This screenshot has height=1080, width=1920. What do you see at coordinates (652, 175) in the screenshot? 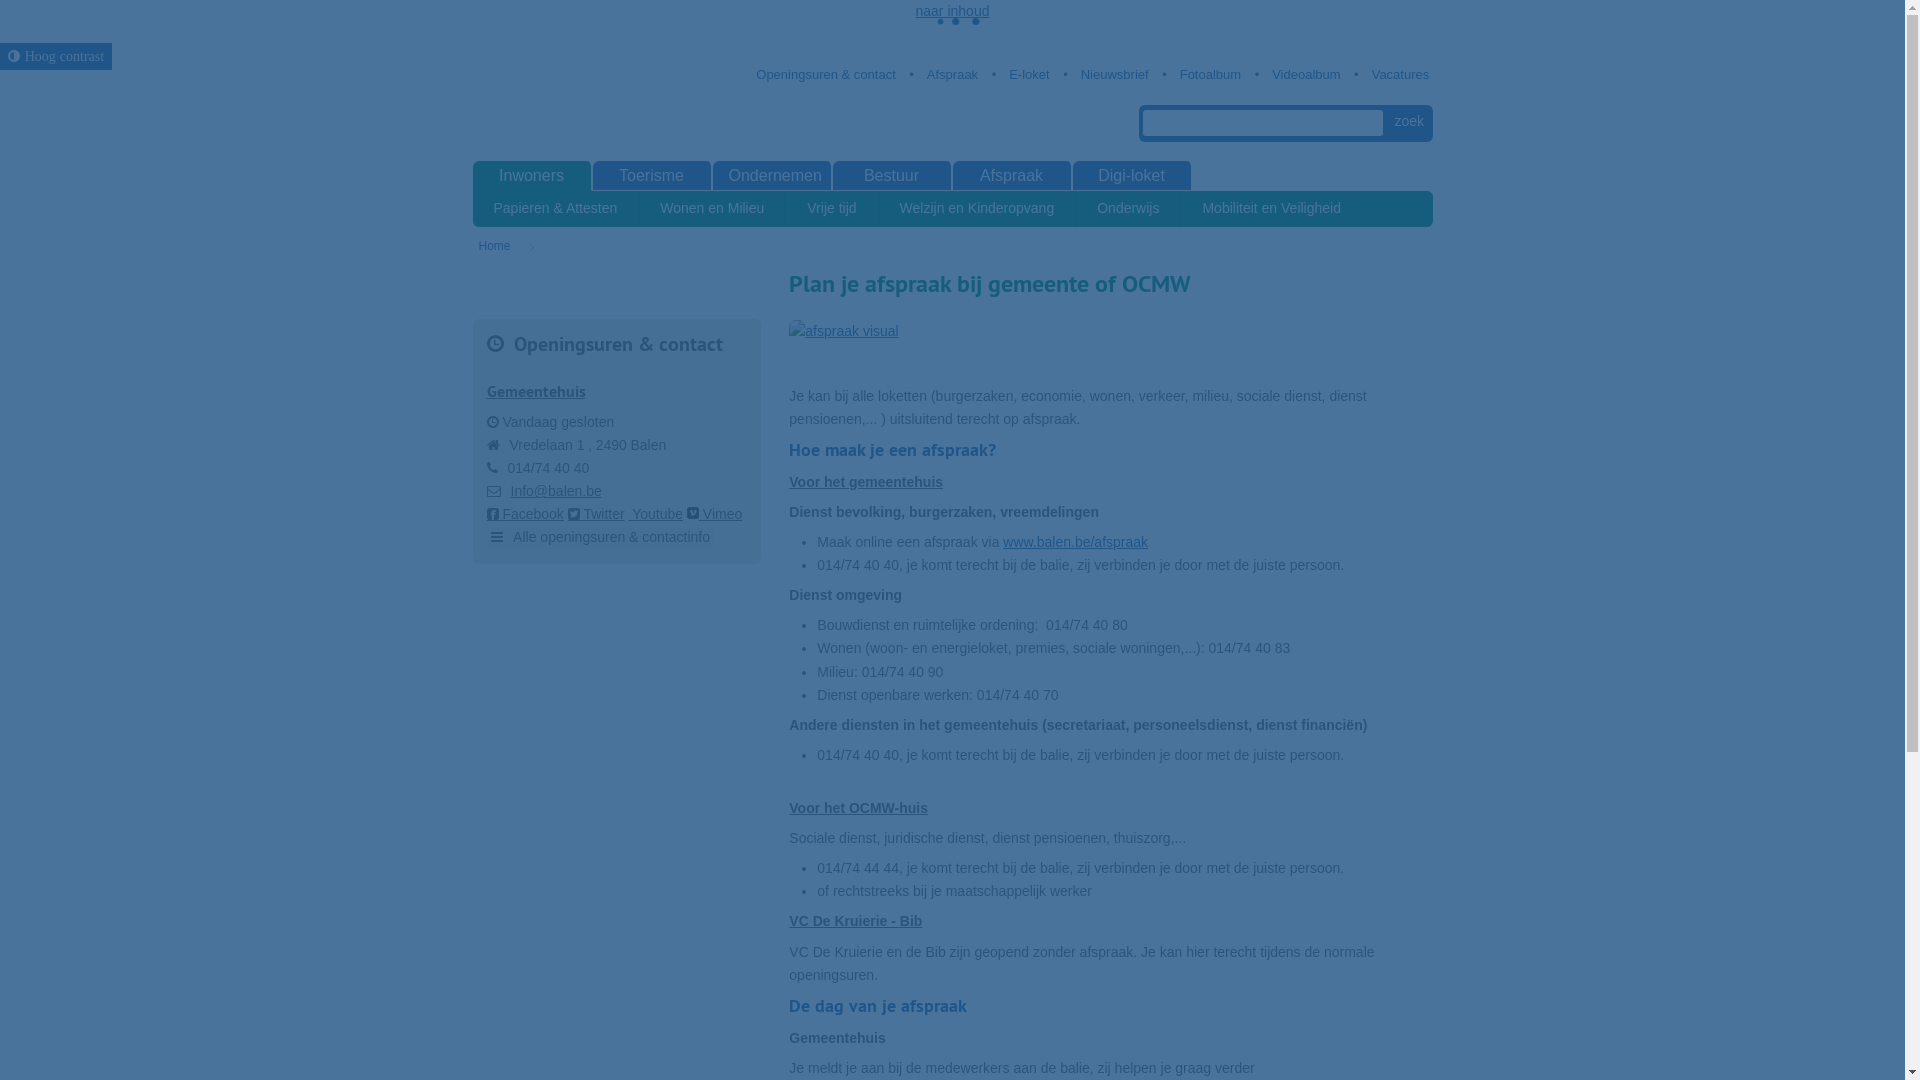
I see `'Toerisme'` at bounding box center [652, 175].